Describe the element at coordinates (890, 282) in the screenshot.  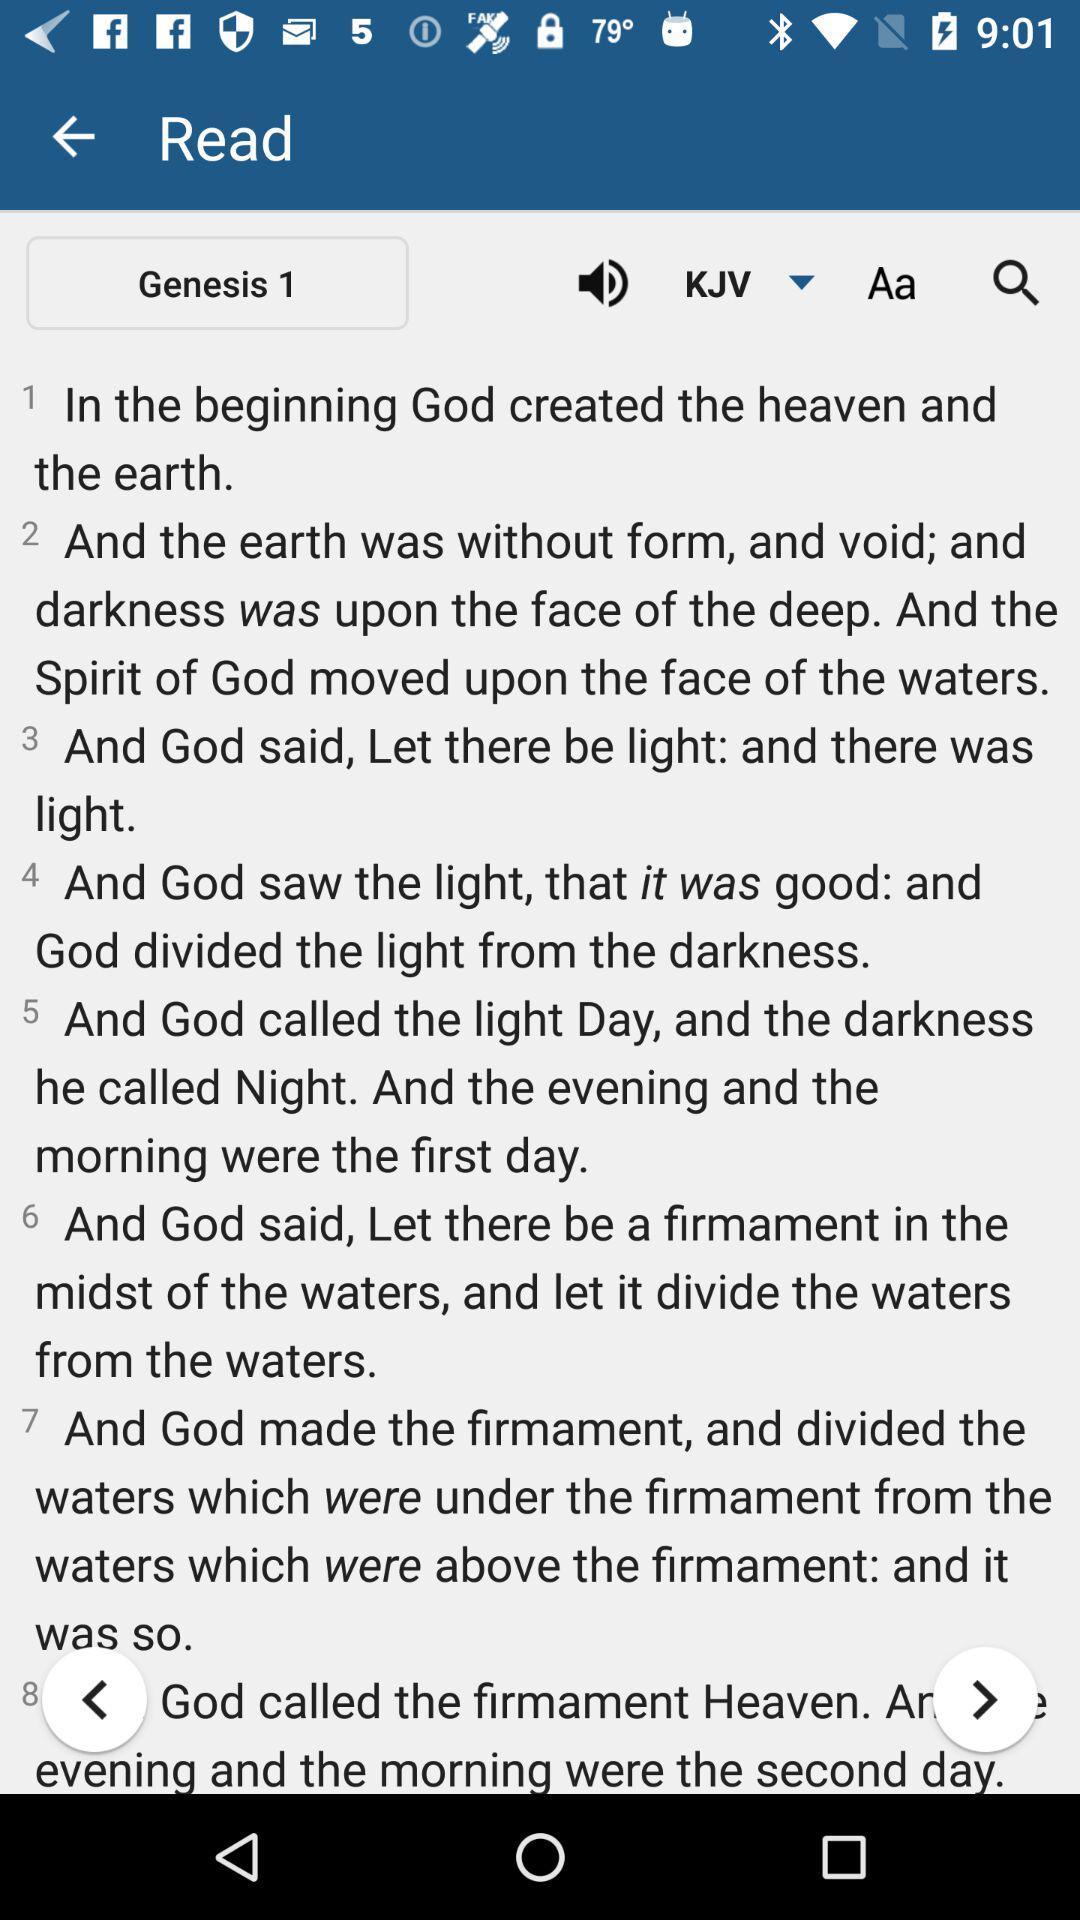
I see `choose font` at that location.